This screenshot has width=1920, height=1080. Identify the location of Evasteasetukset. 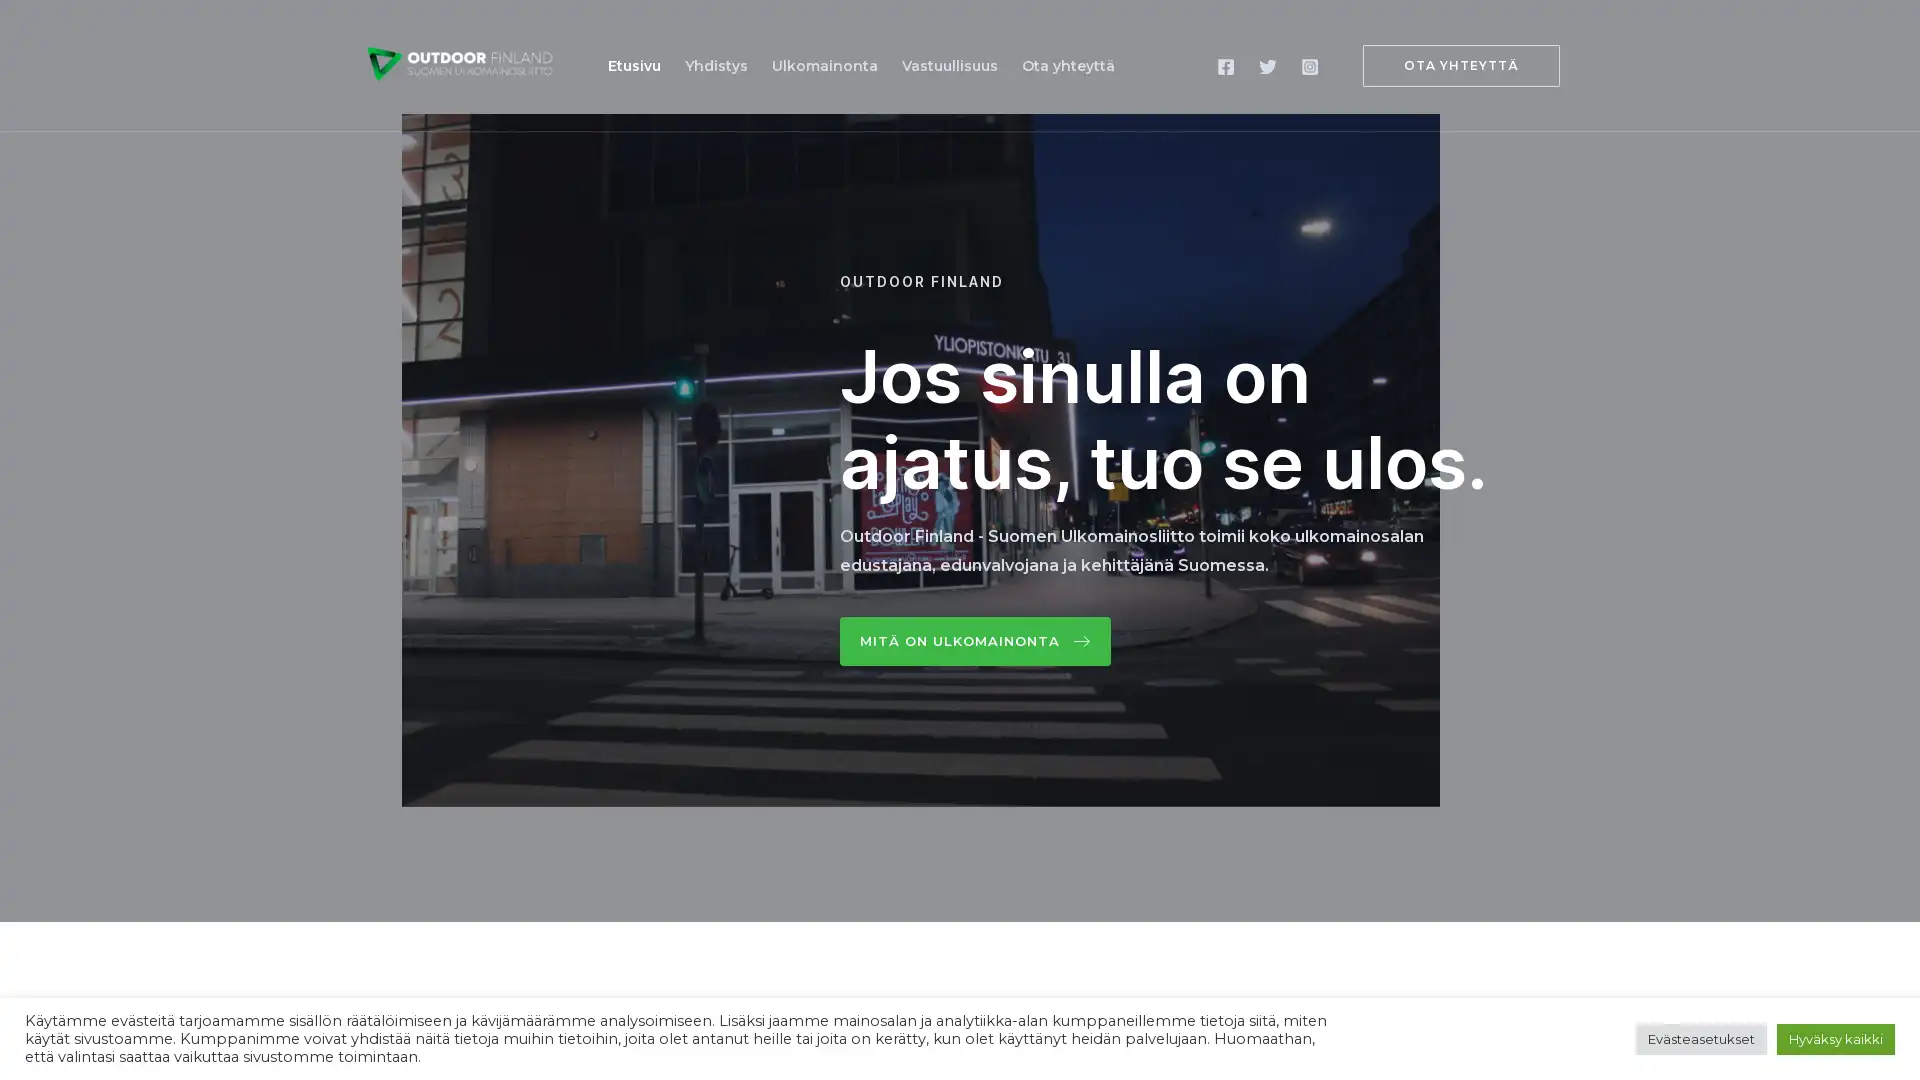
(1700, 1037).